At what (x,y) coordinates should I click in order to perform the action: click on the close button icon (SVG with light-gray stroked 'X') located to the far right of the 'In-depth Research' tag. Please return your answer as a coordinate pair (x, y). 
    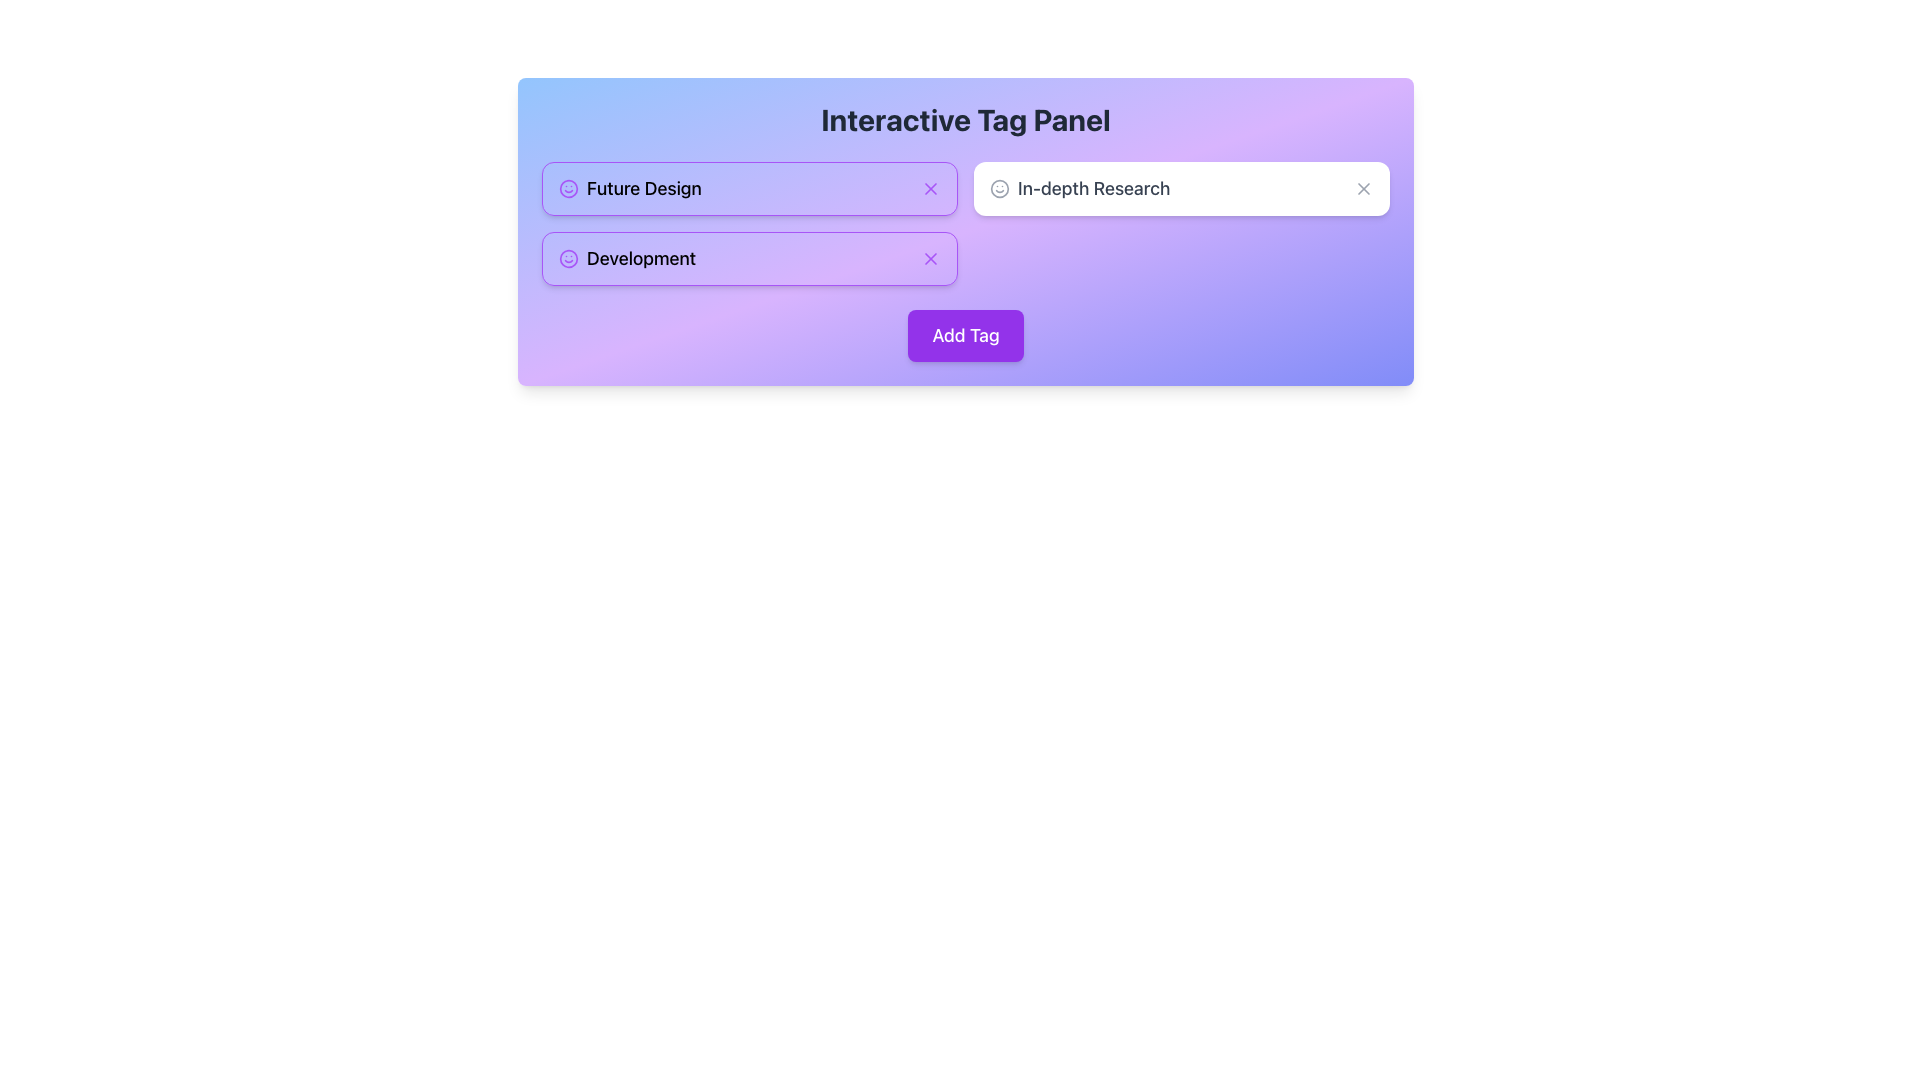
    Looking at the image, I should click on (1362, 189).